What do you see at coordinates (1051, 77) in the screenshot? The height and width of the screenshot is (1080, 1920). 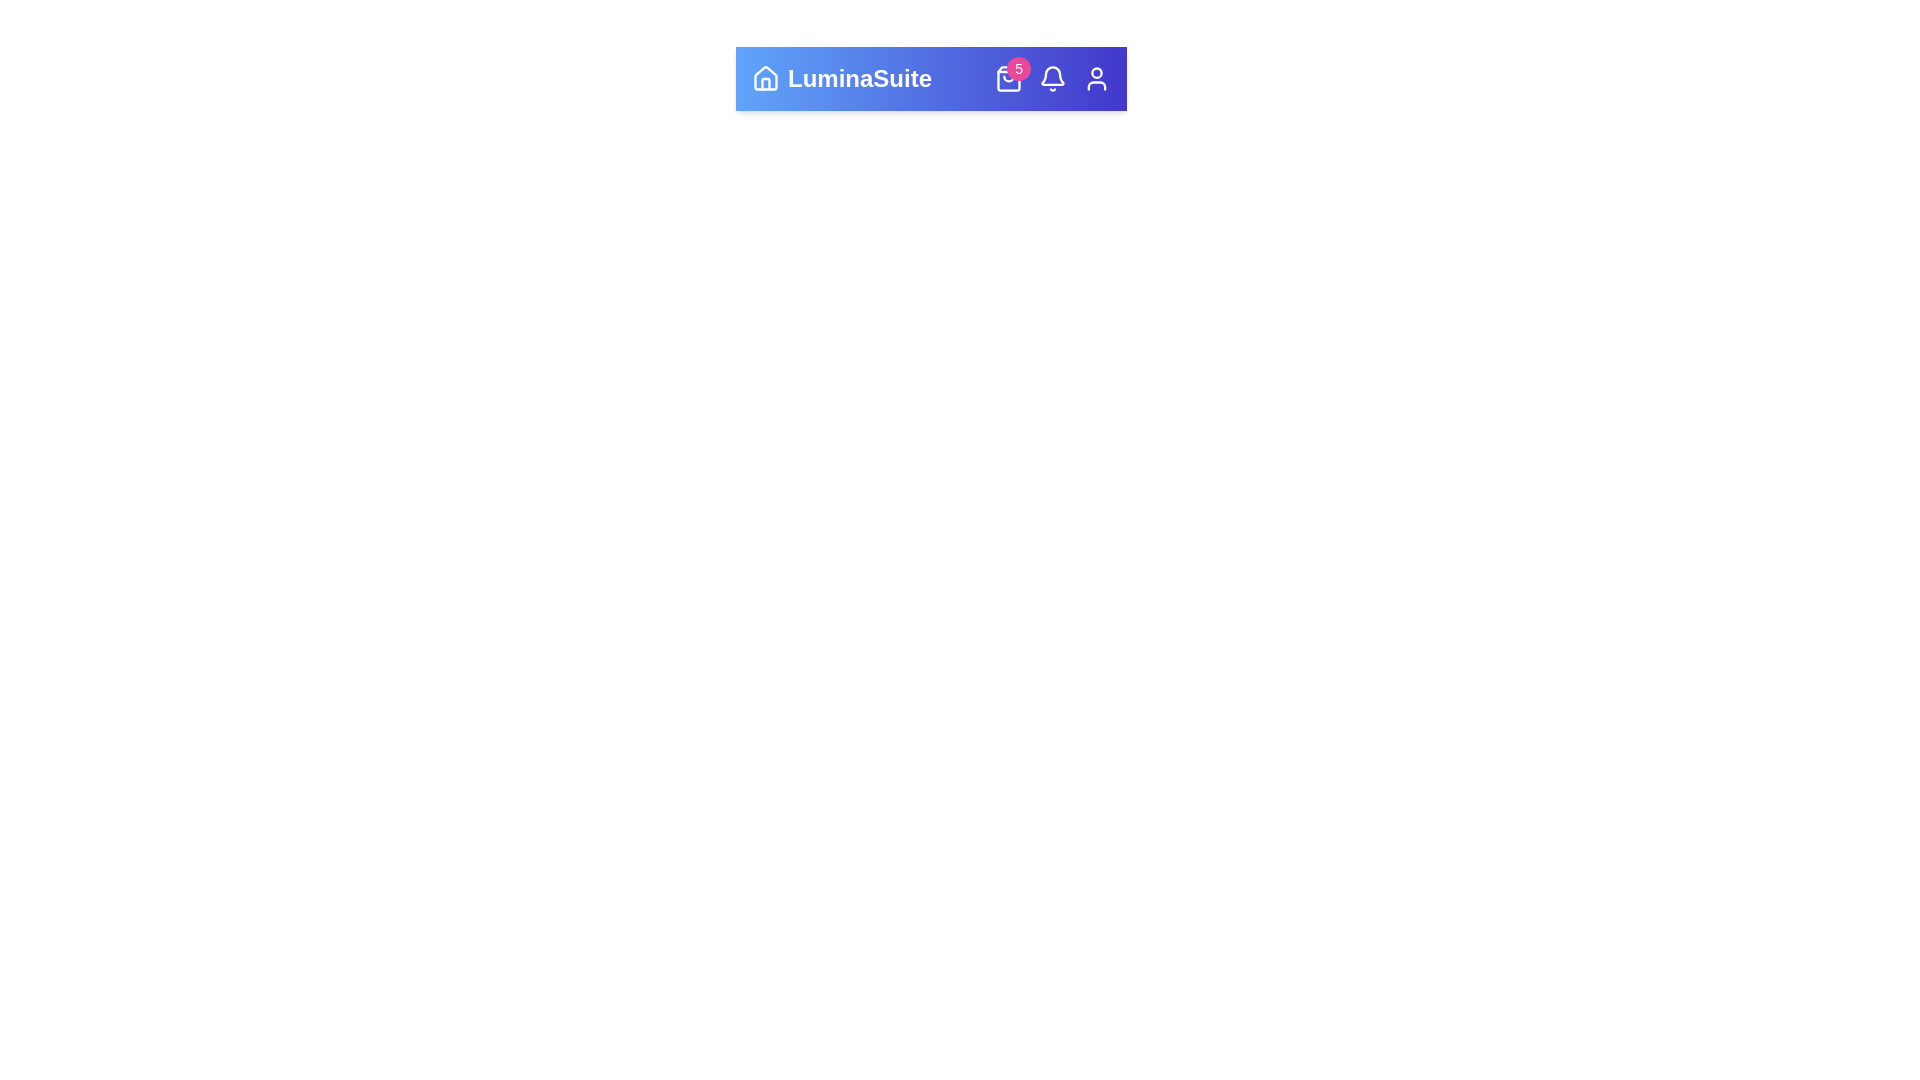 I see `the Bell icon` at bounding box center [1051, 77].